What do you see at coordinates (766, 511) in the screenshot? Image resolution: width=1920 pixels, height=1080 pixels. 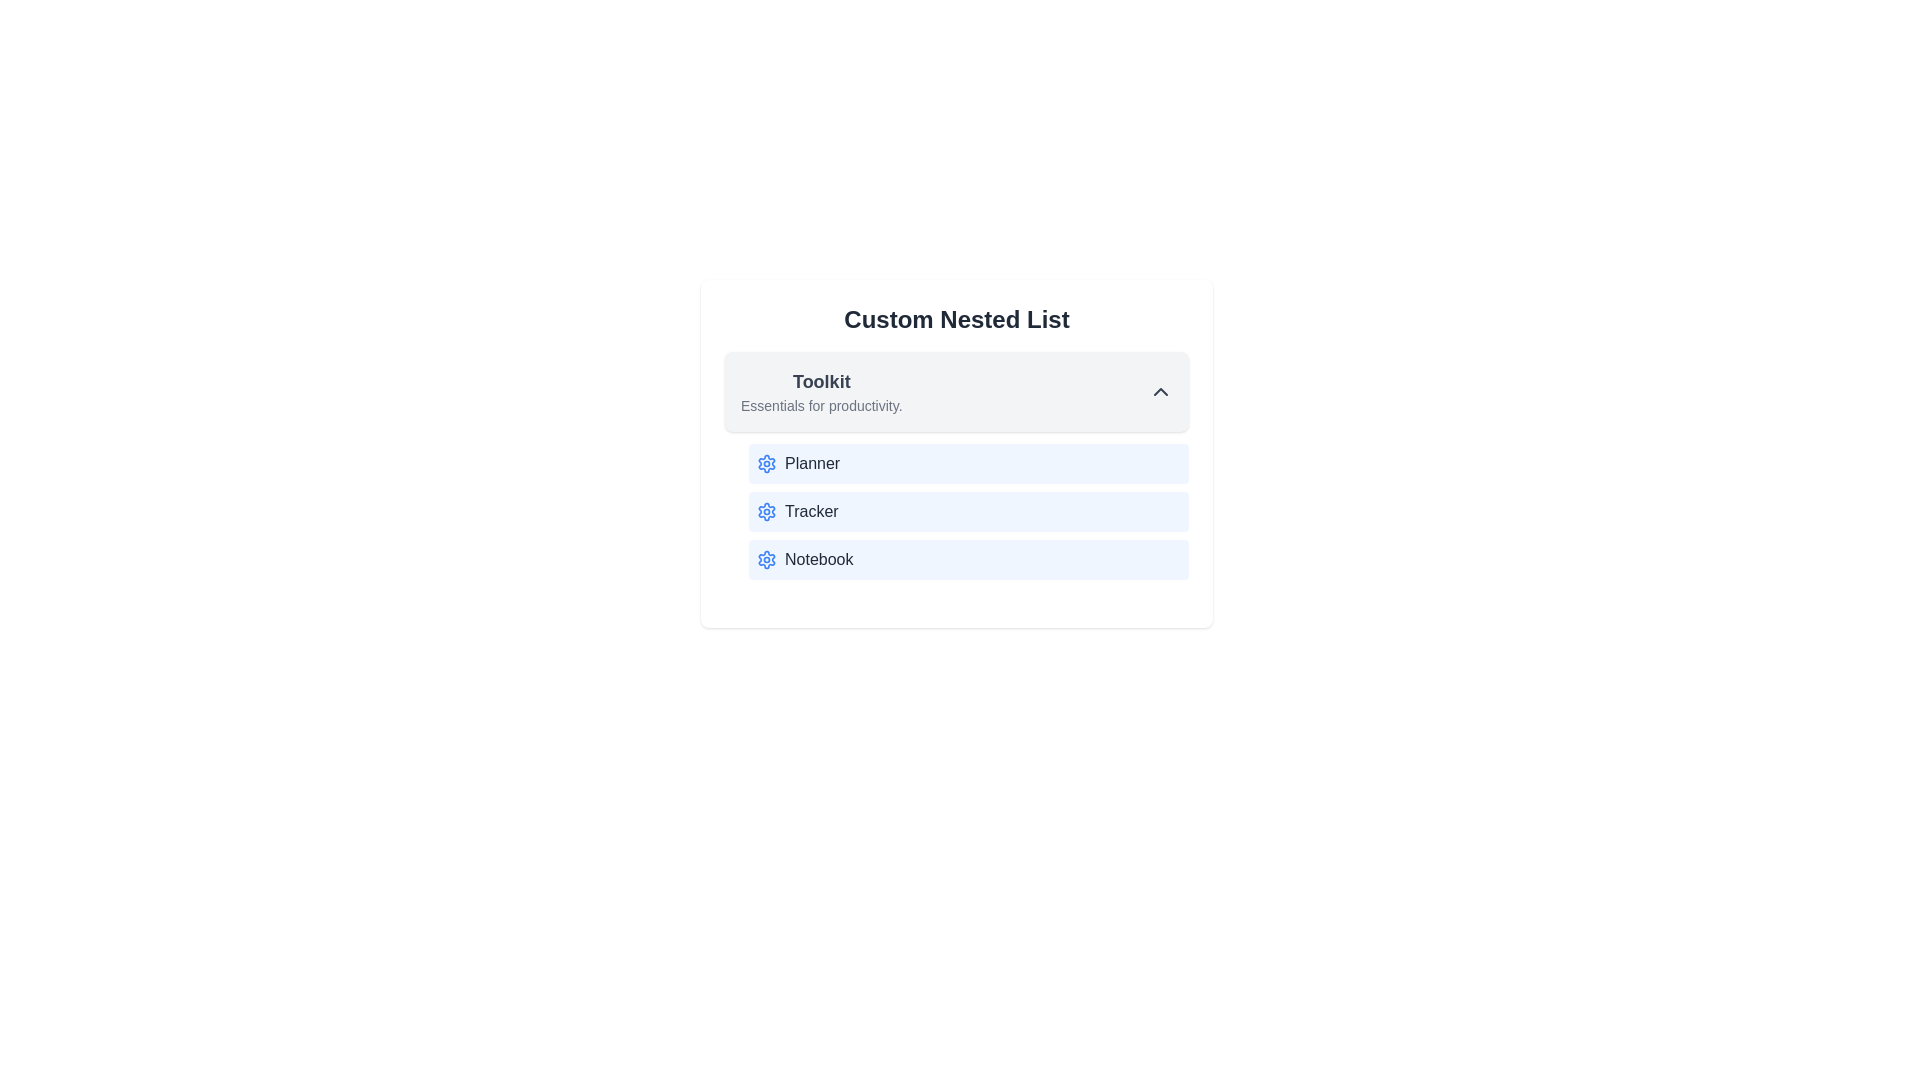 I see `the icon next to the item Tracker in the list` at bounding box center [766, 511].